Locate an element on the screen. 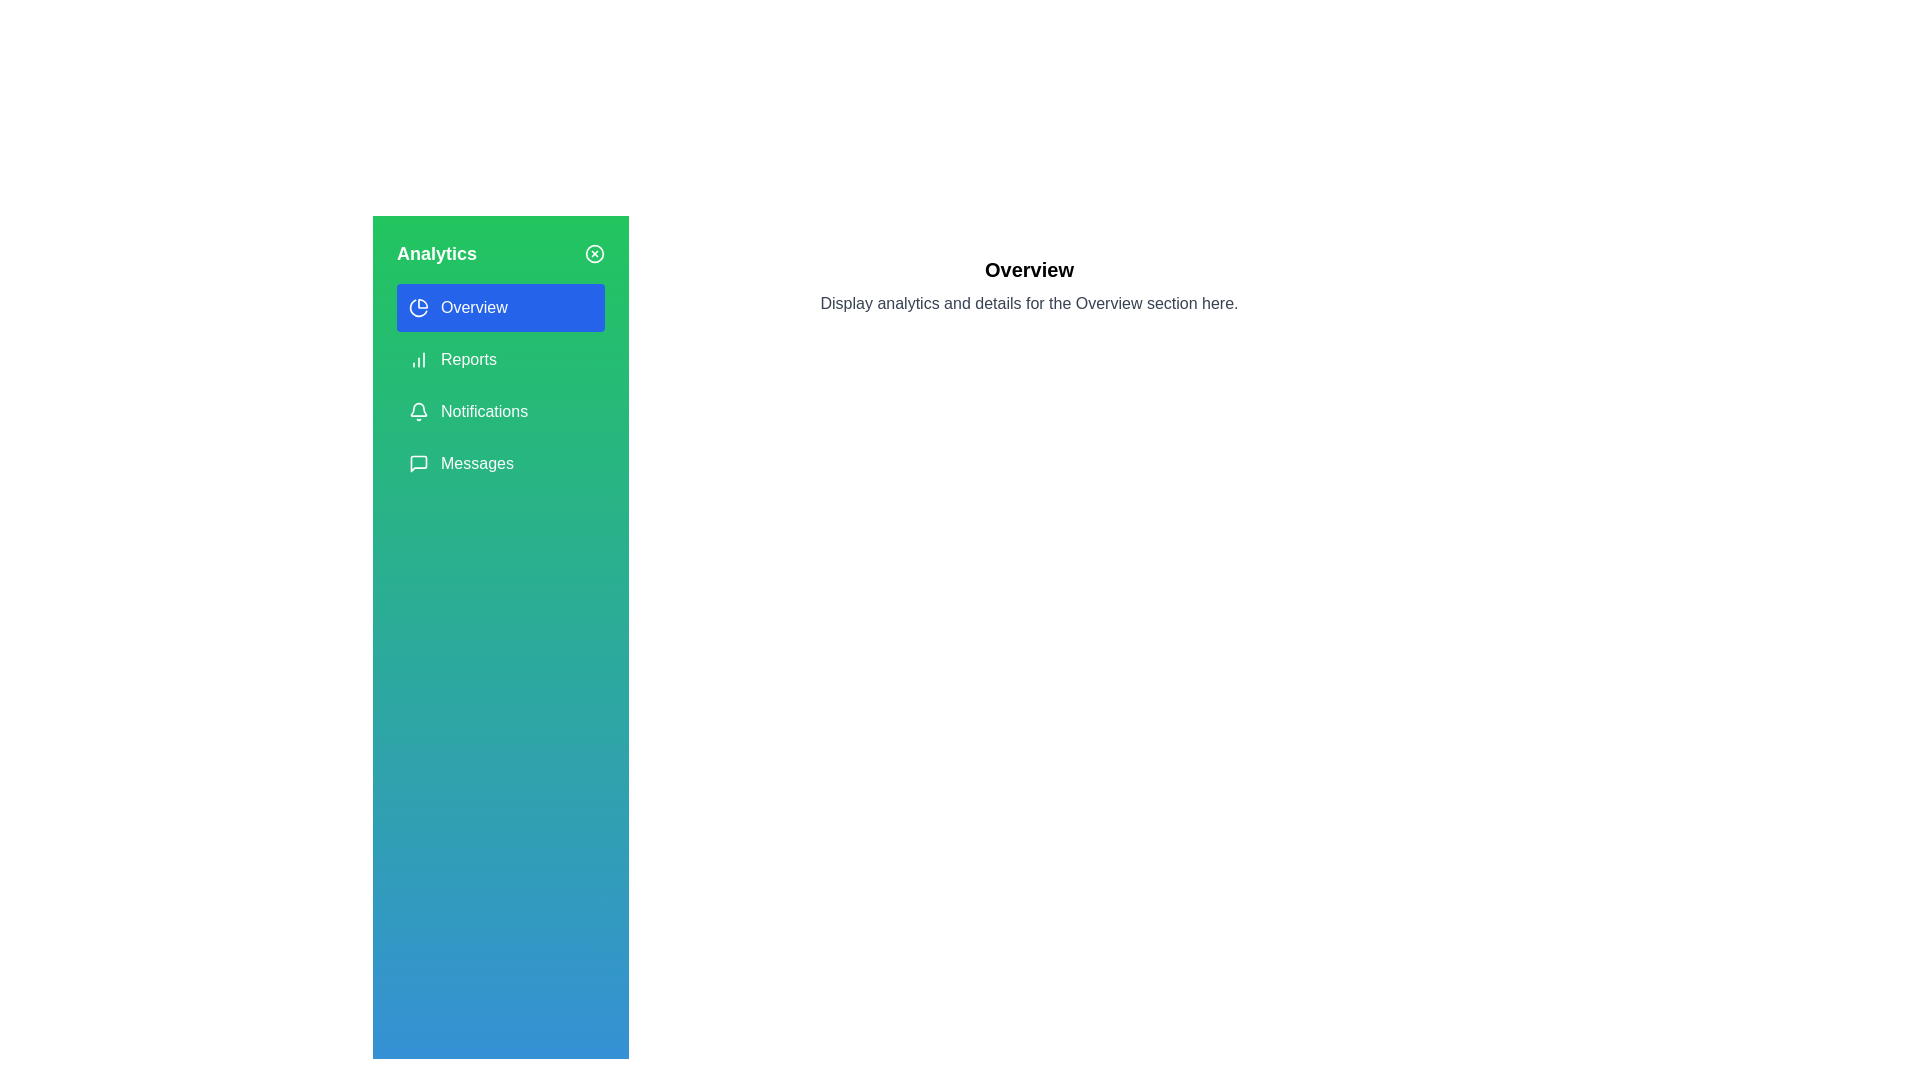 The height and width of the screenshot is (1080, 1920). the menu option corresponding to Messages is located at coordinates (500, 463).